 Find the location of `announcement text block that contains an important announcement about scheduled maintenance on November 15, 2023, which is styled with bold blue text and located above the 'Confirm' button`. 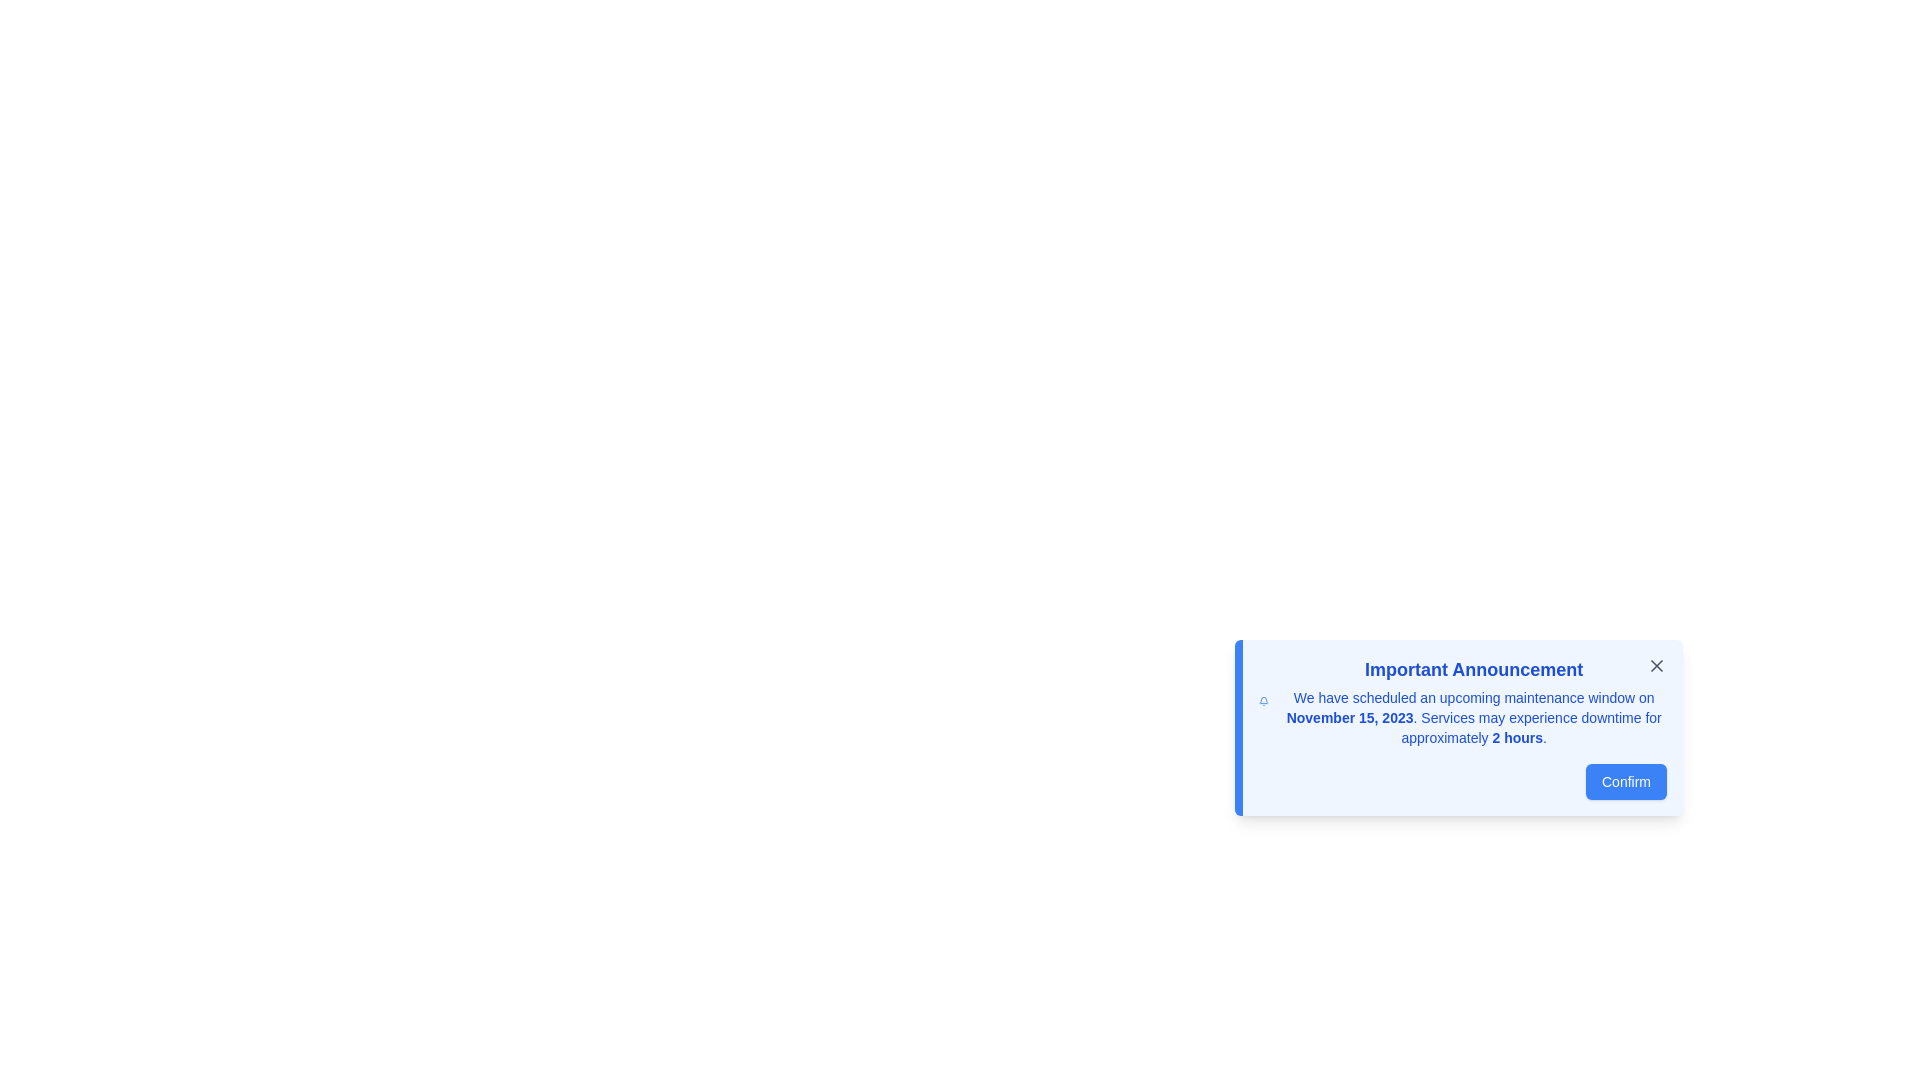

announcement text block that contains an important announcement about scheduled maintenance on November 15, 2023, which is styled with bold blue text and located above the 'Confirm' button is located at coordinates (1463, 701).